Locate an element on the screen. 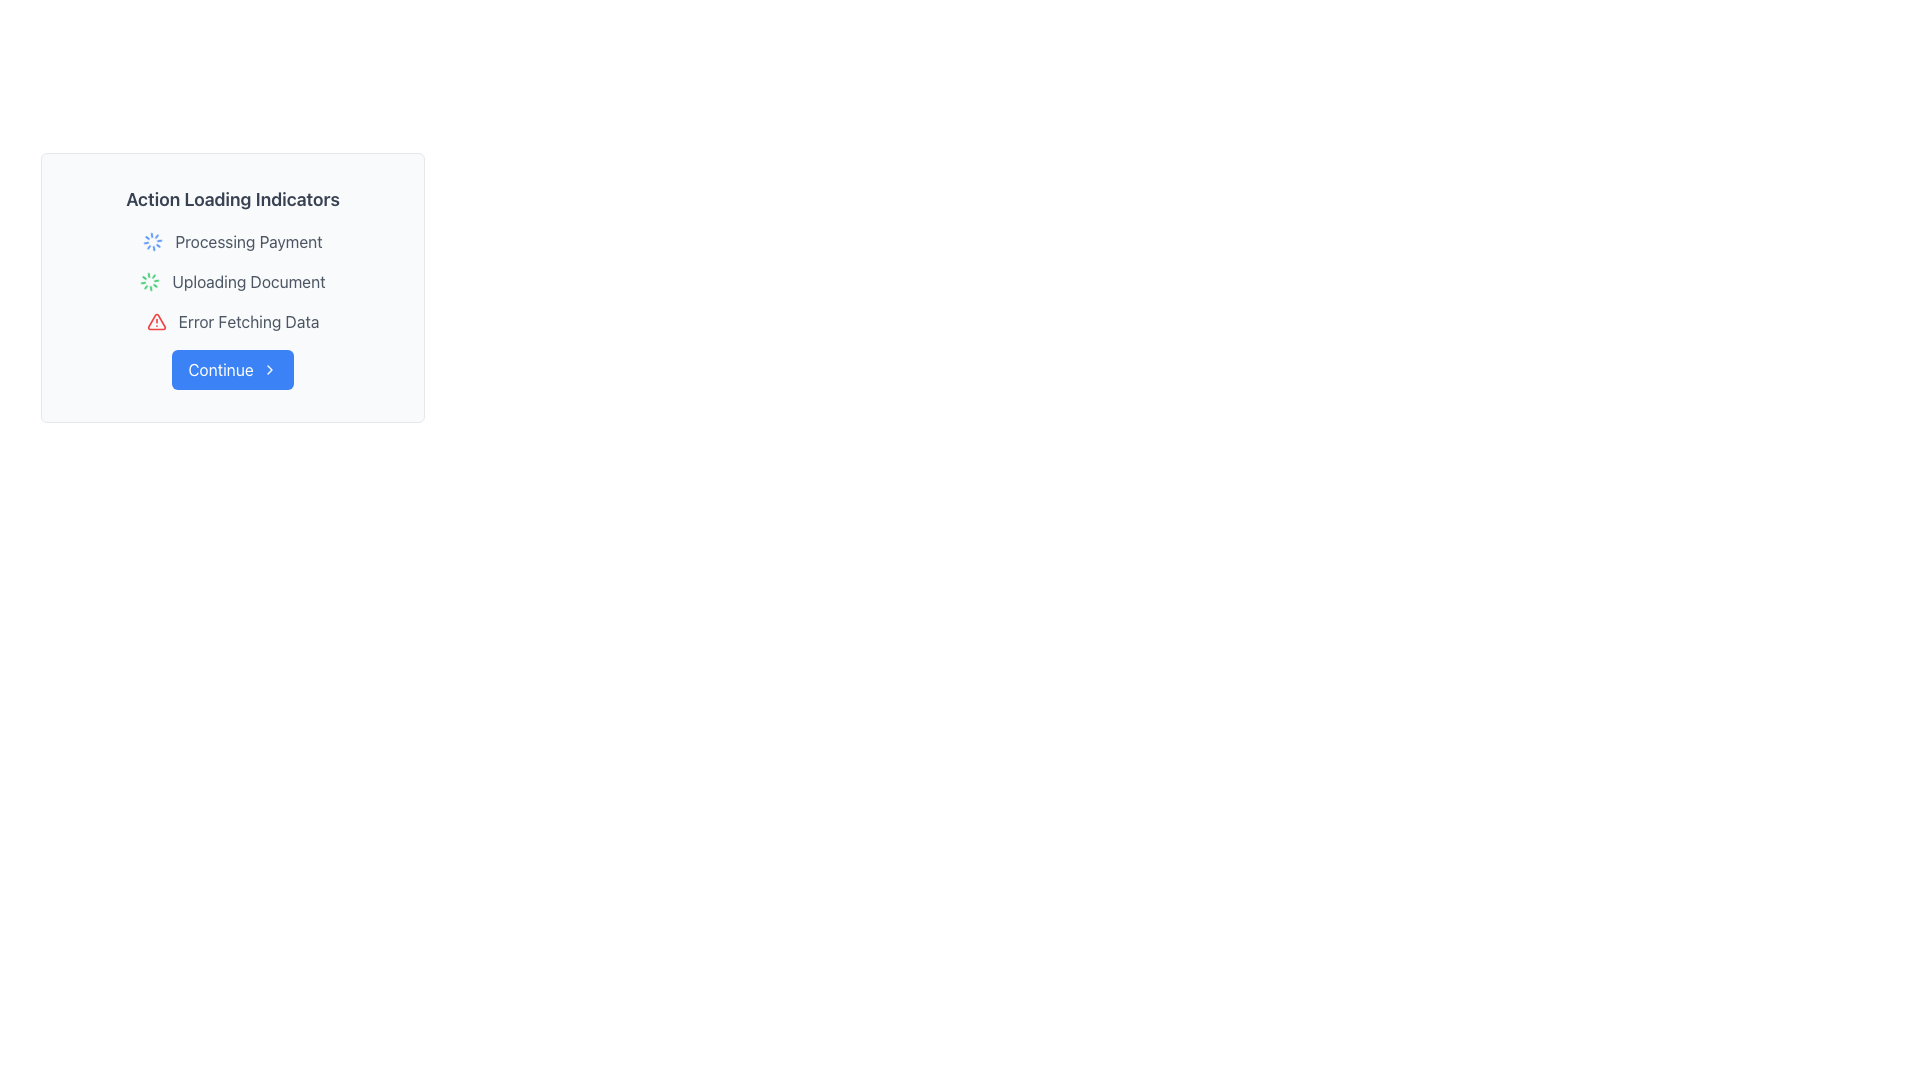 This screenshot has height=1080, width=1920. the Text Label that indicates the document upload process is in progress, located in the centered white rectangular box labeled 'Action Loading Indicators' is located at coordinates (248, 281).